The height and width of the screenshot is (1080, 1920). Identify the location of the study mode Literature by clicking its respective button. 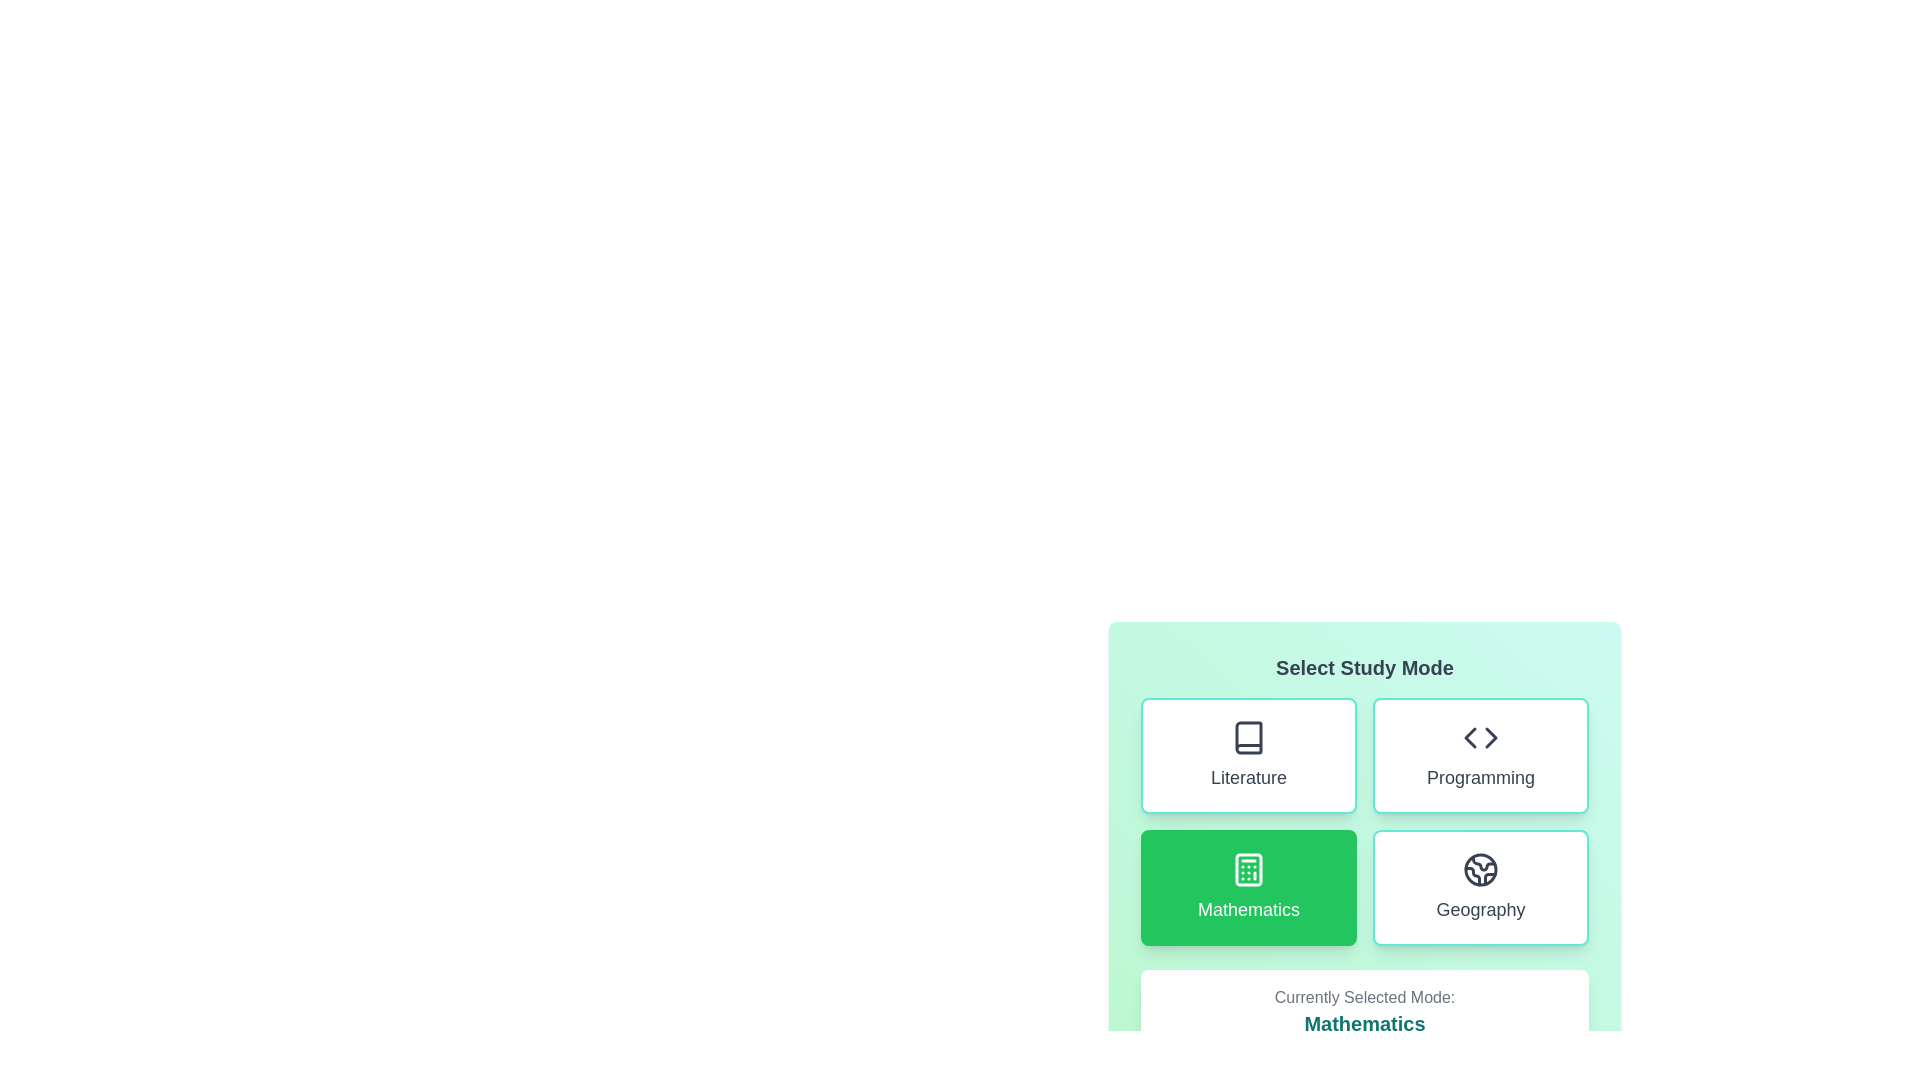
(1247, 756).